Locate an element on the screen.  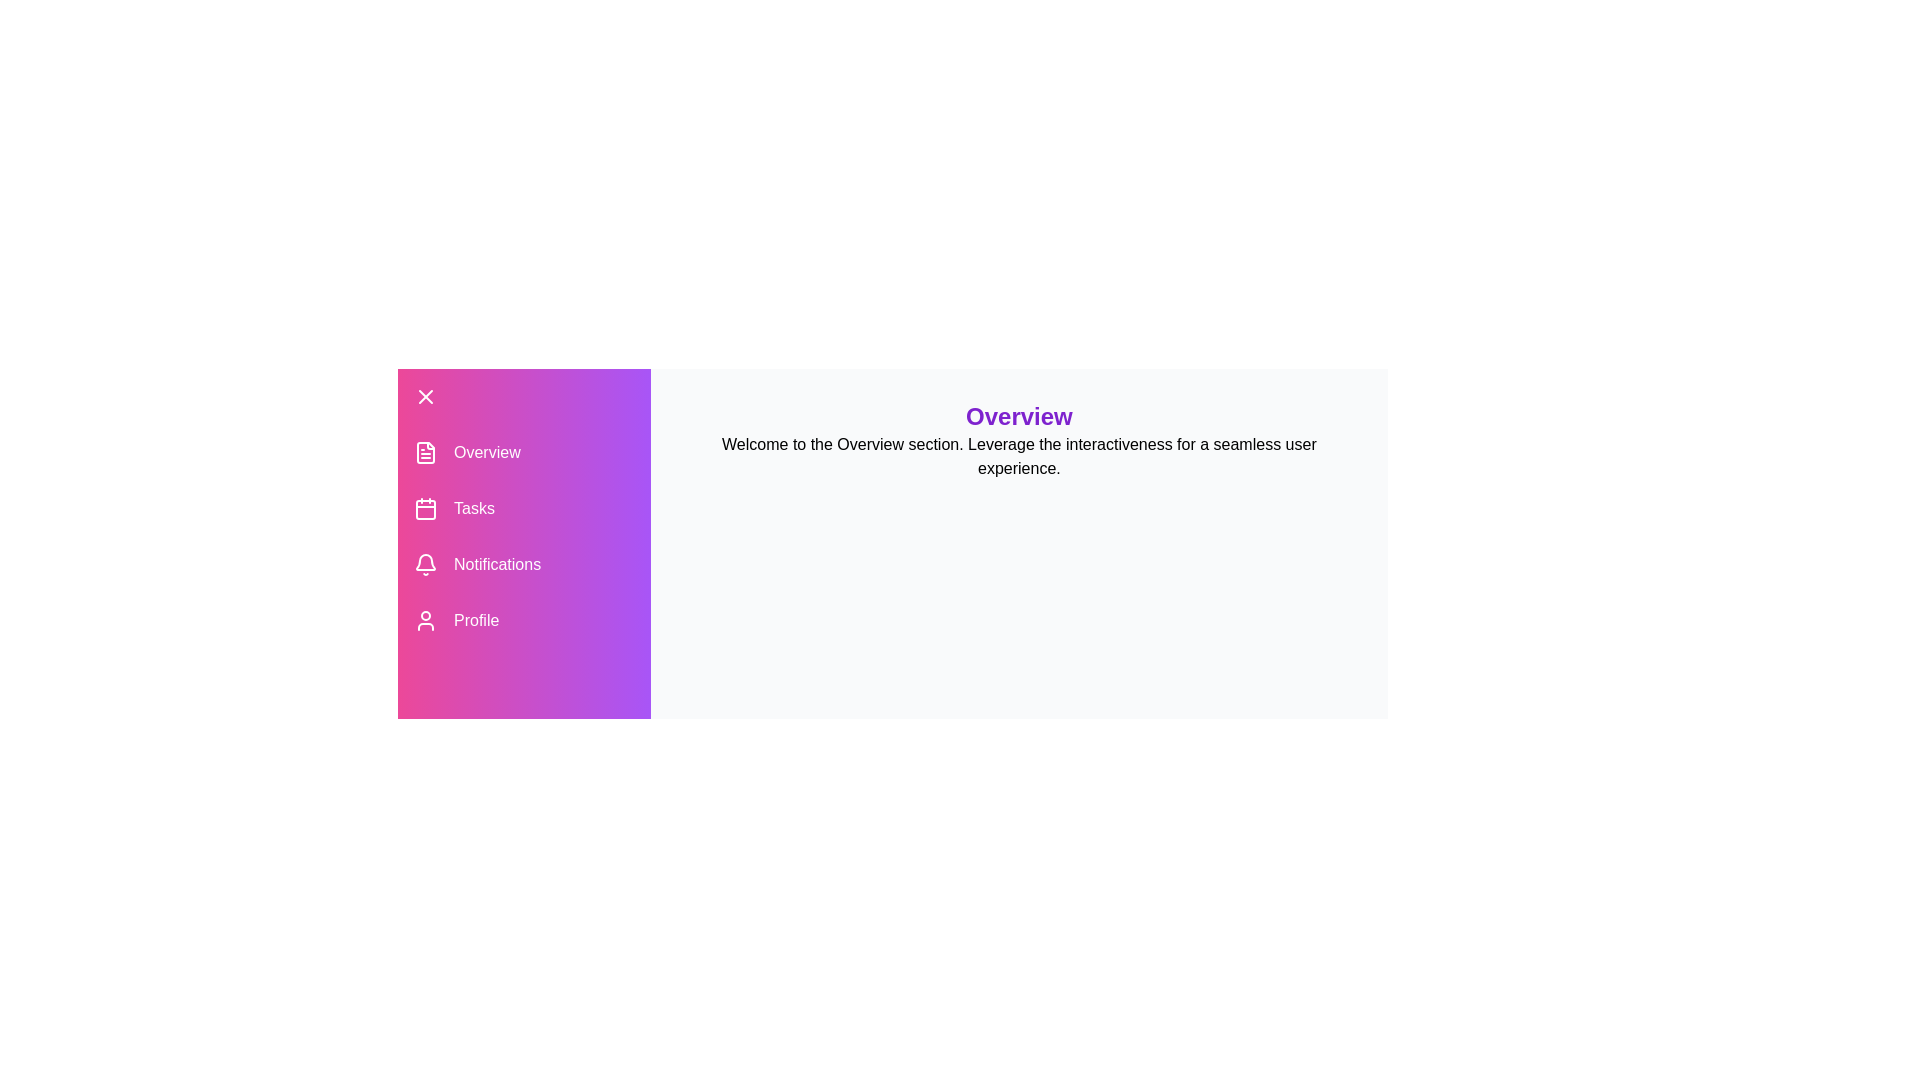
the menu button at the top left corner of the drawer to toggle its state is located at coordinates (523, 397).